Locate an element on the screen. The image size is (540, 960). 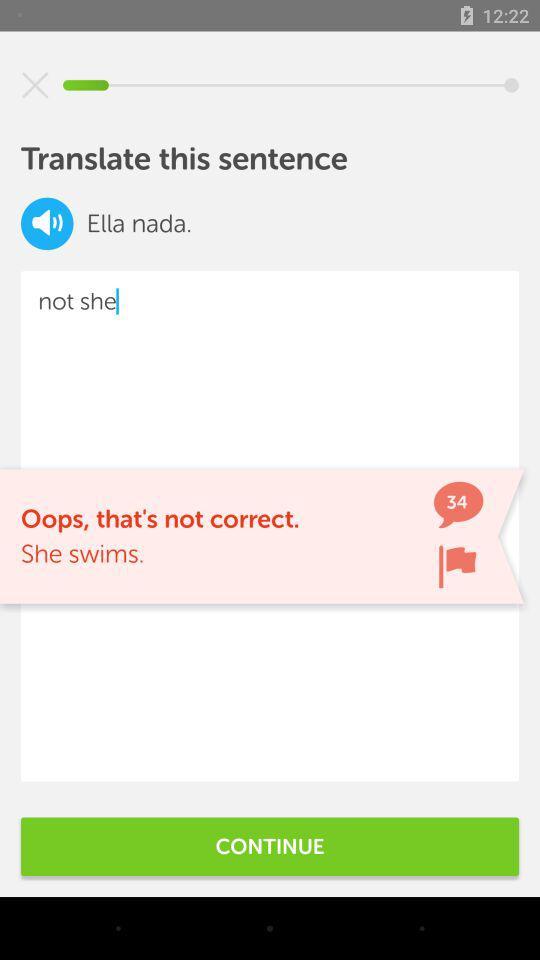
item to the left of ella icon is located at coordinates (47, 223).